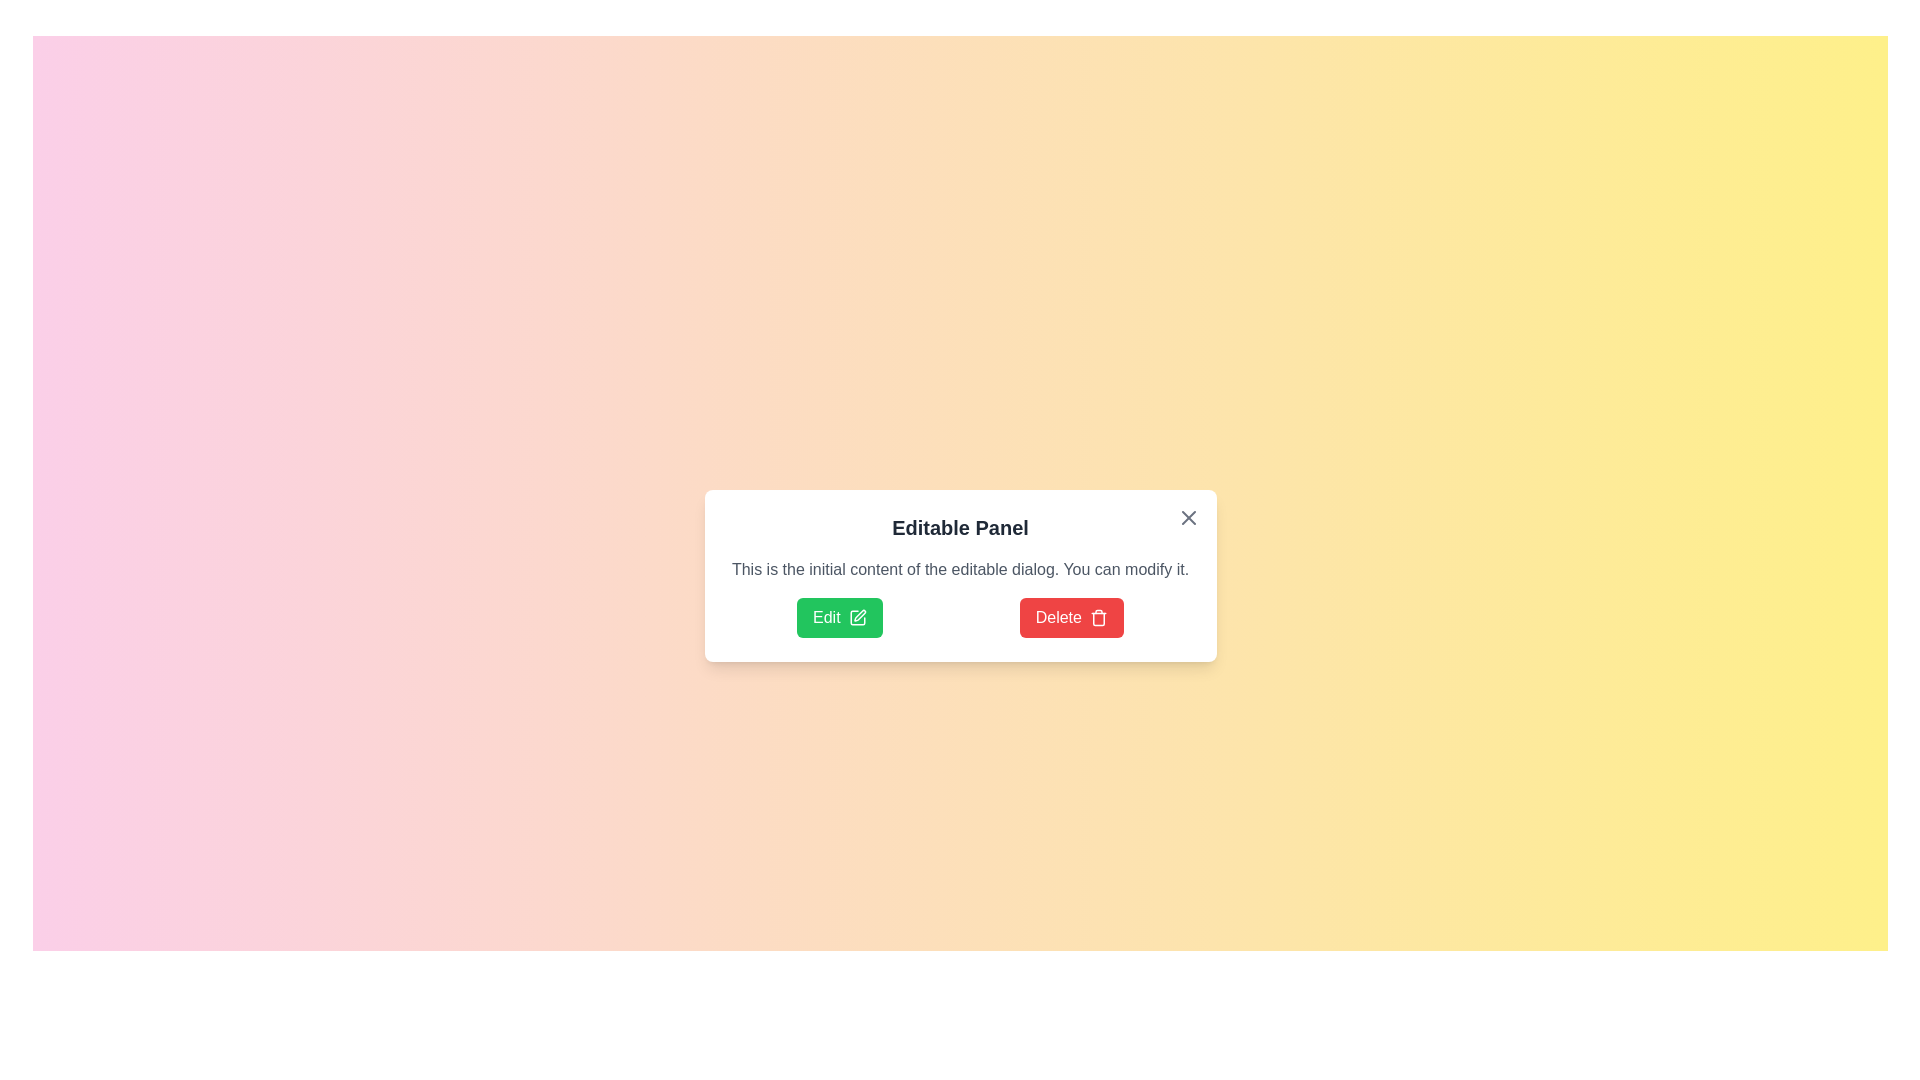 Image resolution: width=1920 pixels, height=1080 pixels. I want to click on the 'Delete' button to clear the content of the editable dialog, so click(1070, 616).